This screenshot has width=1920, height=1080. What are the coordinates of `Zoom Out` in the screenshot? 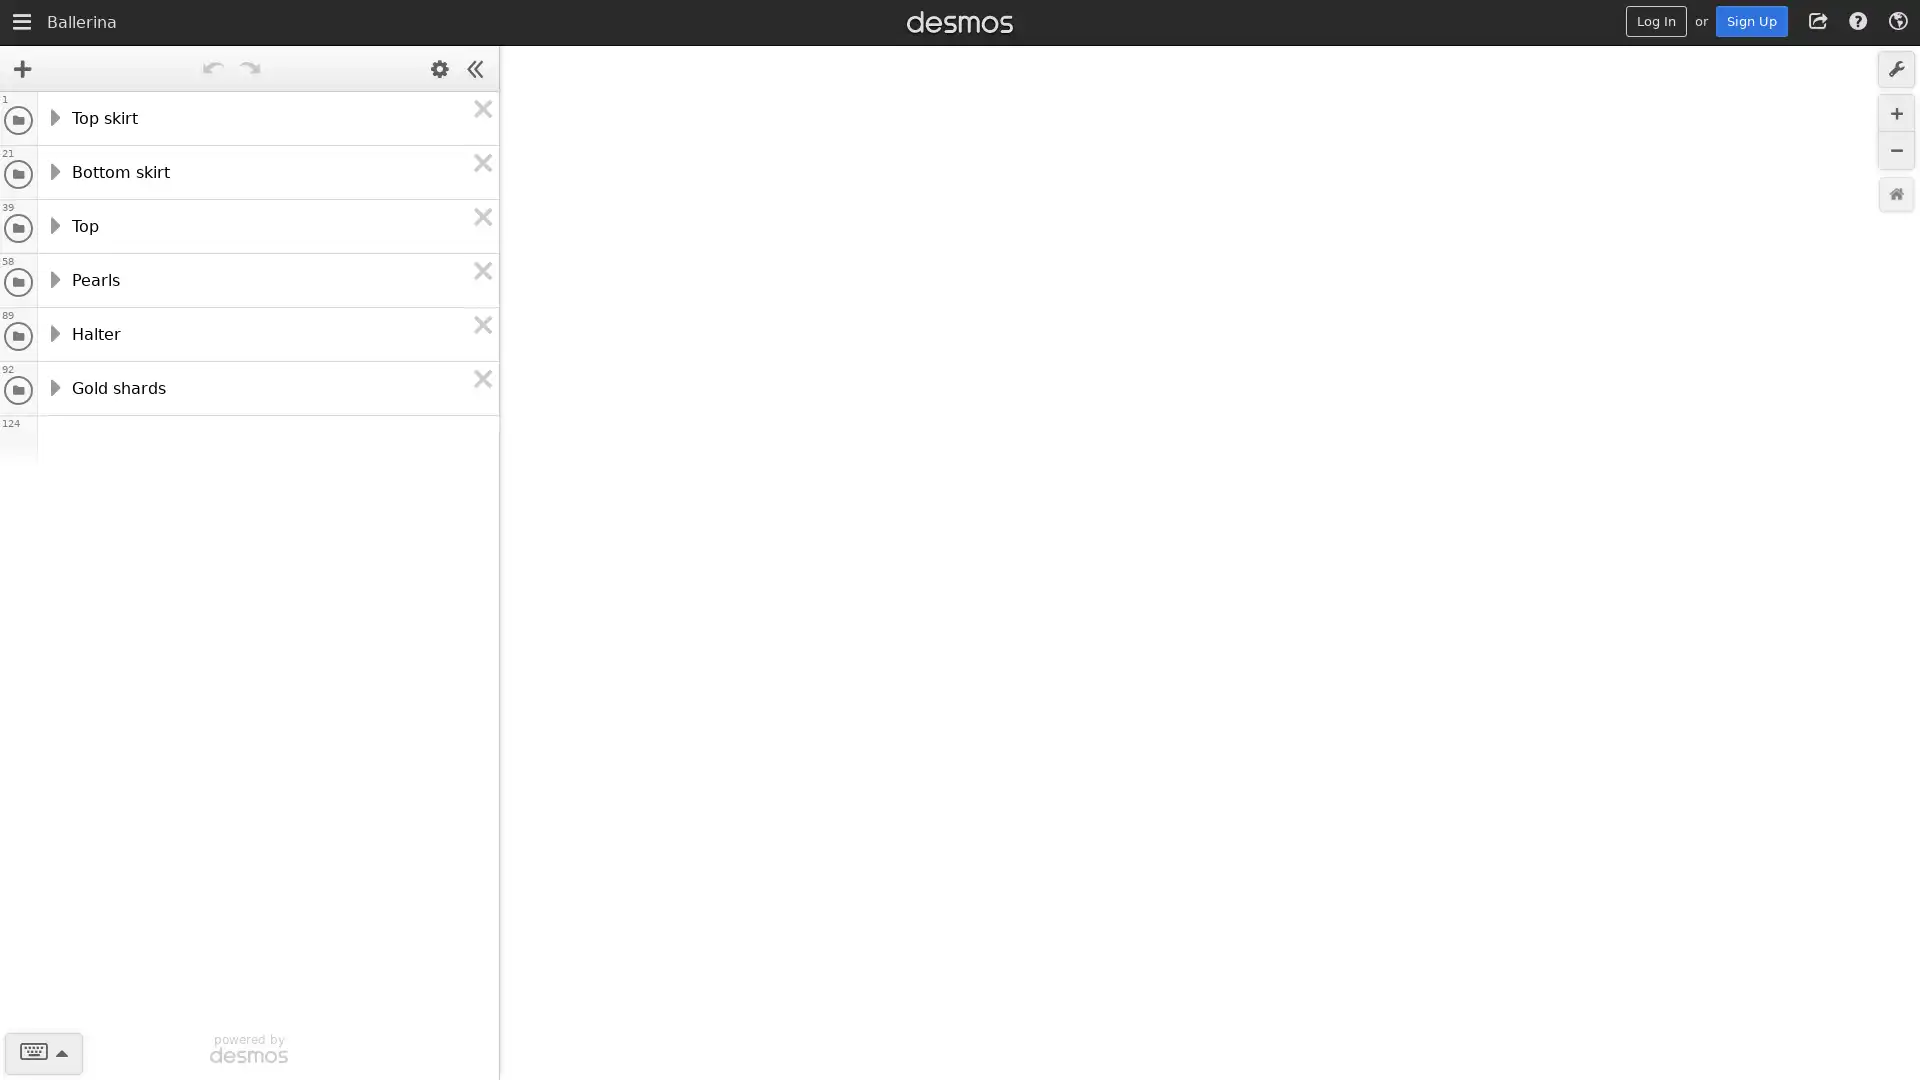 It's located at (1895, 149).